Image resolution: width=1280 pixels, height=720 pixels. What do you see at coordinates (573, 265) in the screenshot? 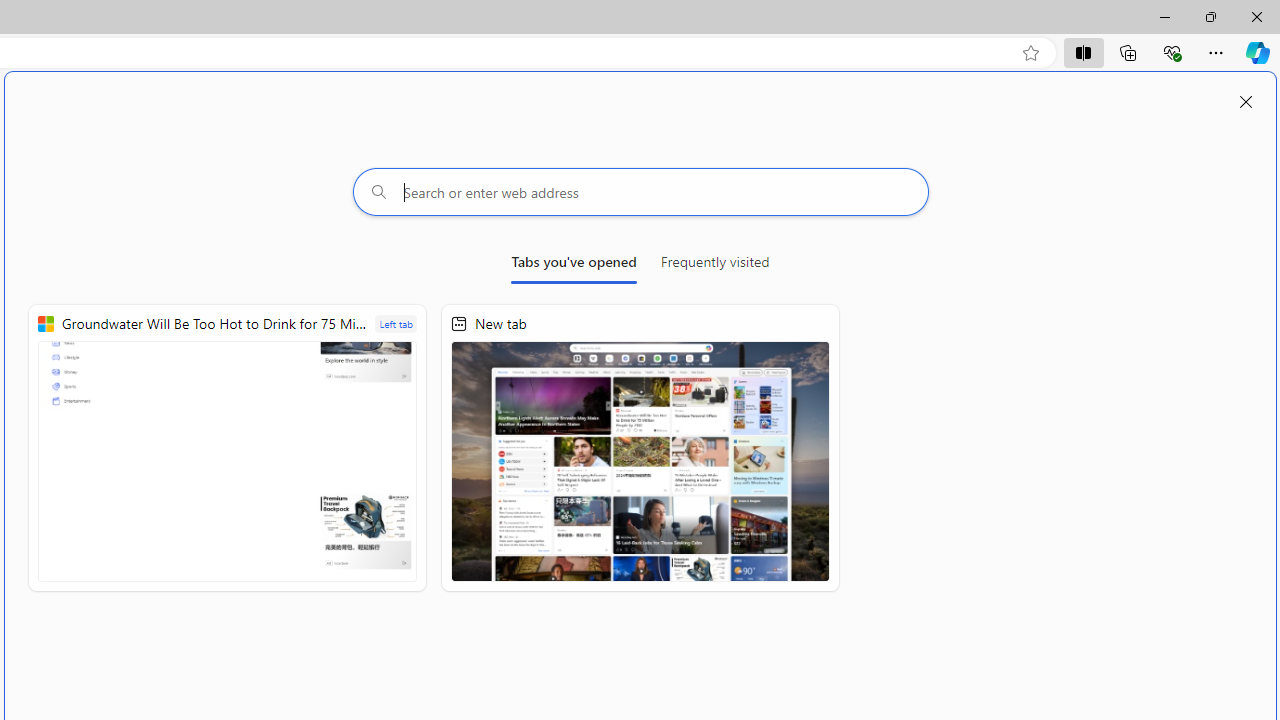
I see `'Tabs you'` at bounding box center [573, 265].